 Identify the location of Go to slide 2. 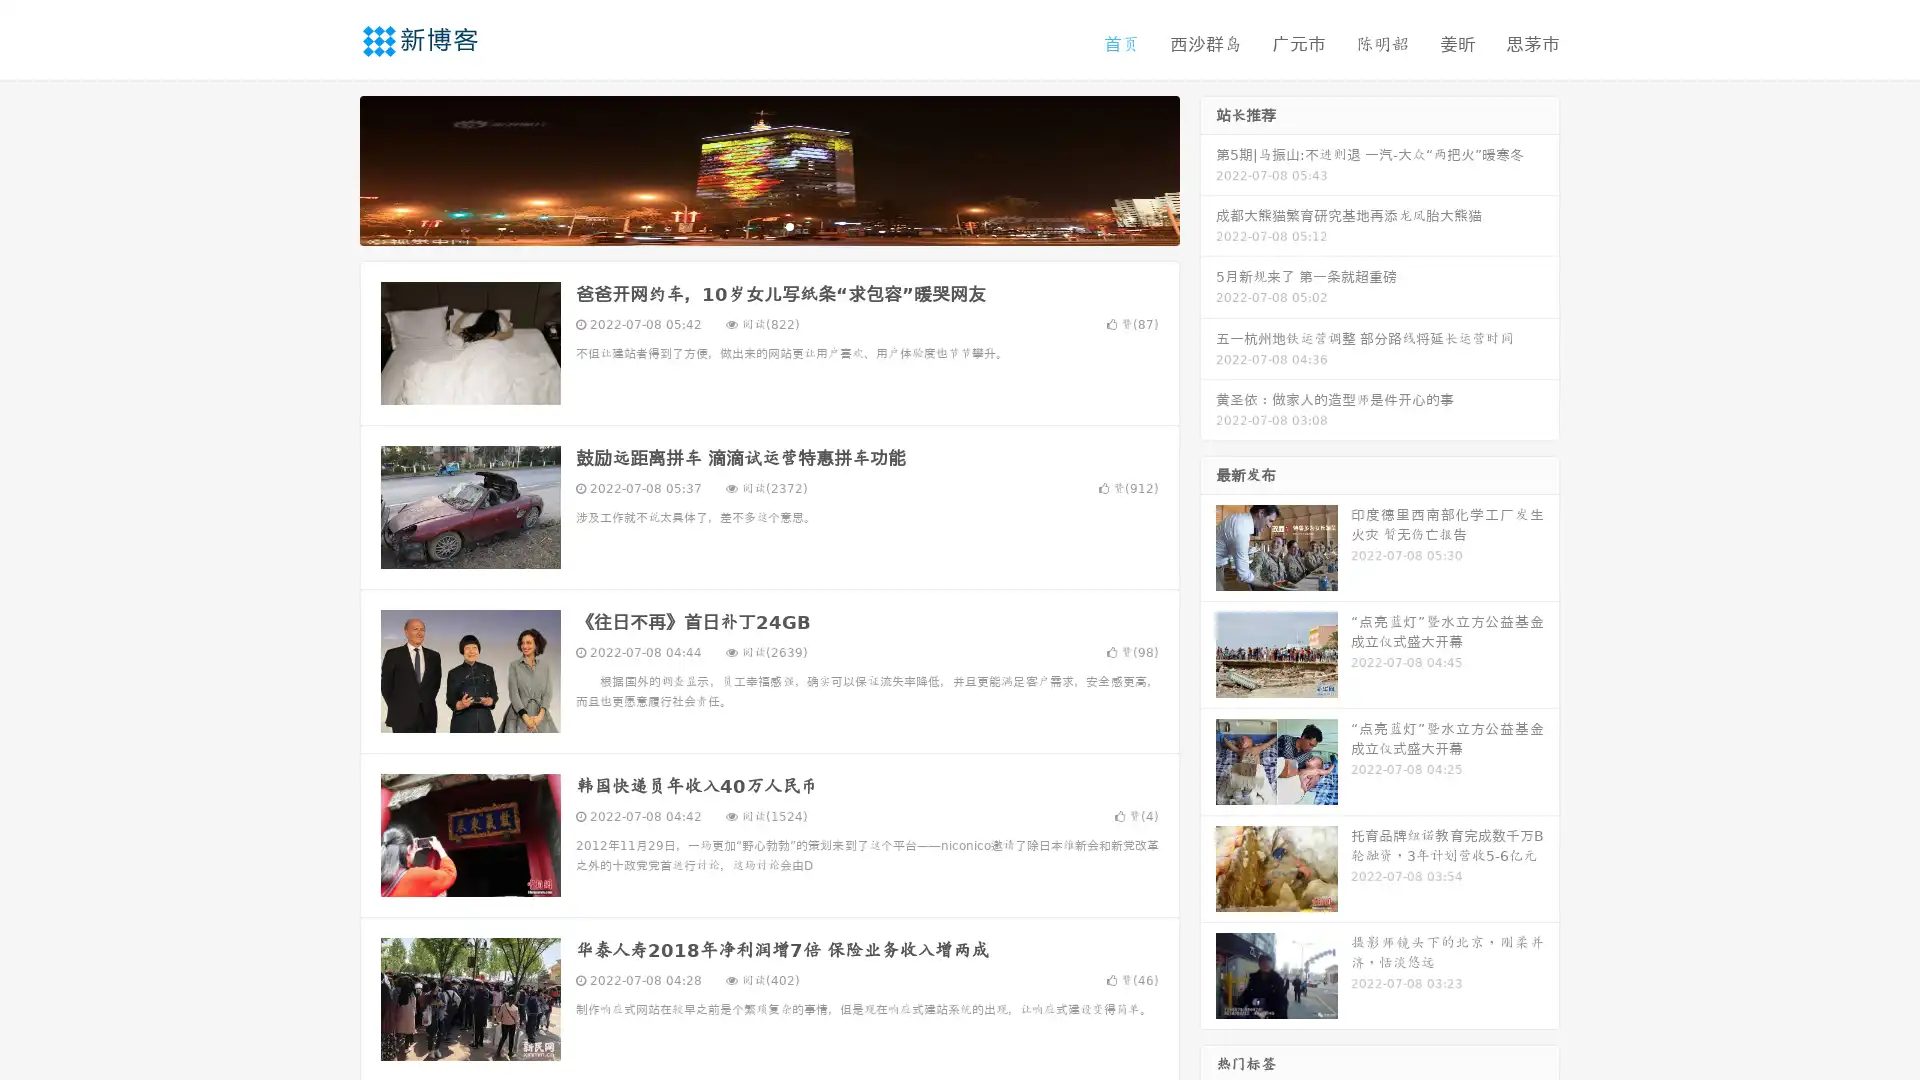
(768, 225).